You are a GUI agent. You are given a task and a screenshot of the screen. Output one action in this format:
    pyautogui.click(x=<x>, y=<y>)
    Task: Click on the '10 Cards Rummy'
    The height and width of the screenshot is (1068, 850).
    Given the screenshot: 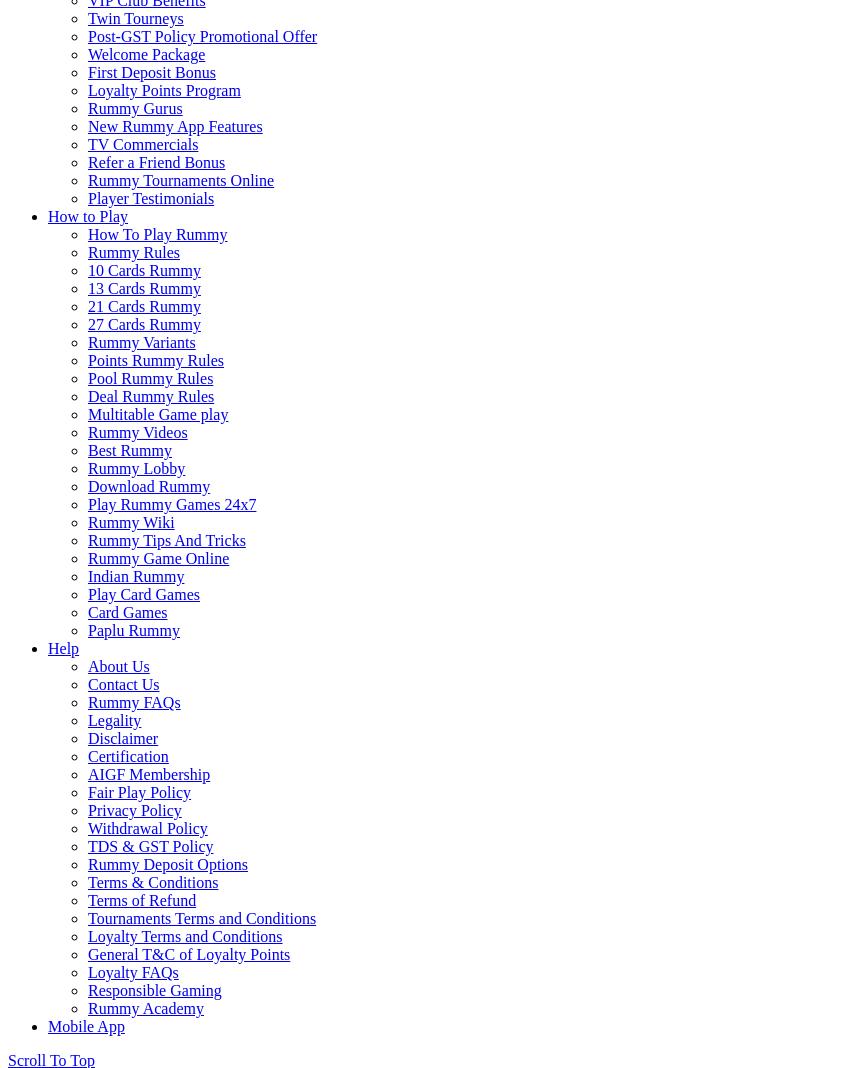 What is the action you would take?
    pyautogui.click(x=143, y=269)
    